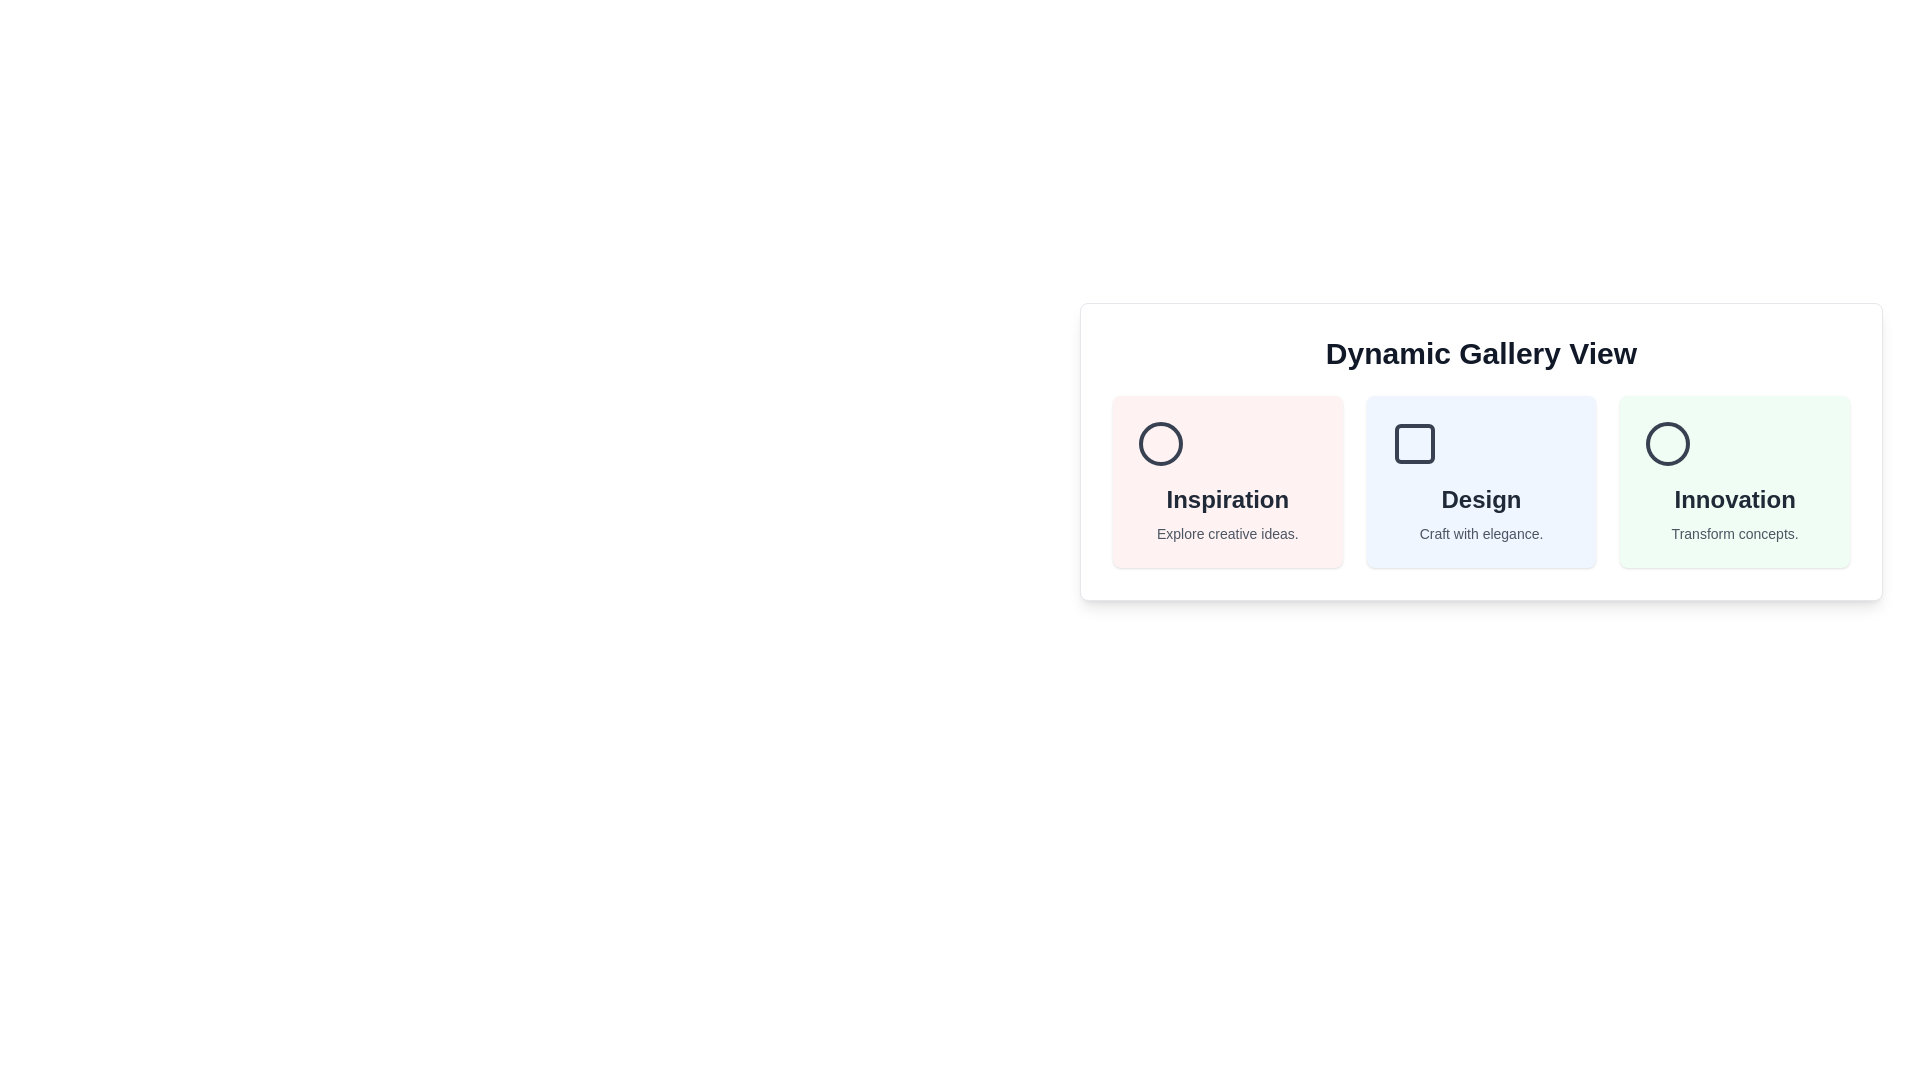  Describe the element at coordinates (1481, 482) in the screenshot. I see `the second section of the 'Dynamic Gallery View' that showcases design concepts related to crafting with elegance` at that location.